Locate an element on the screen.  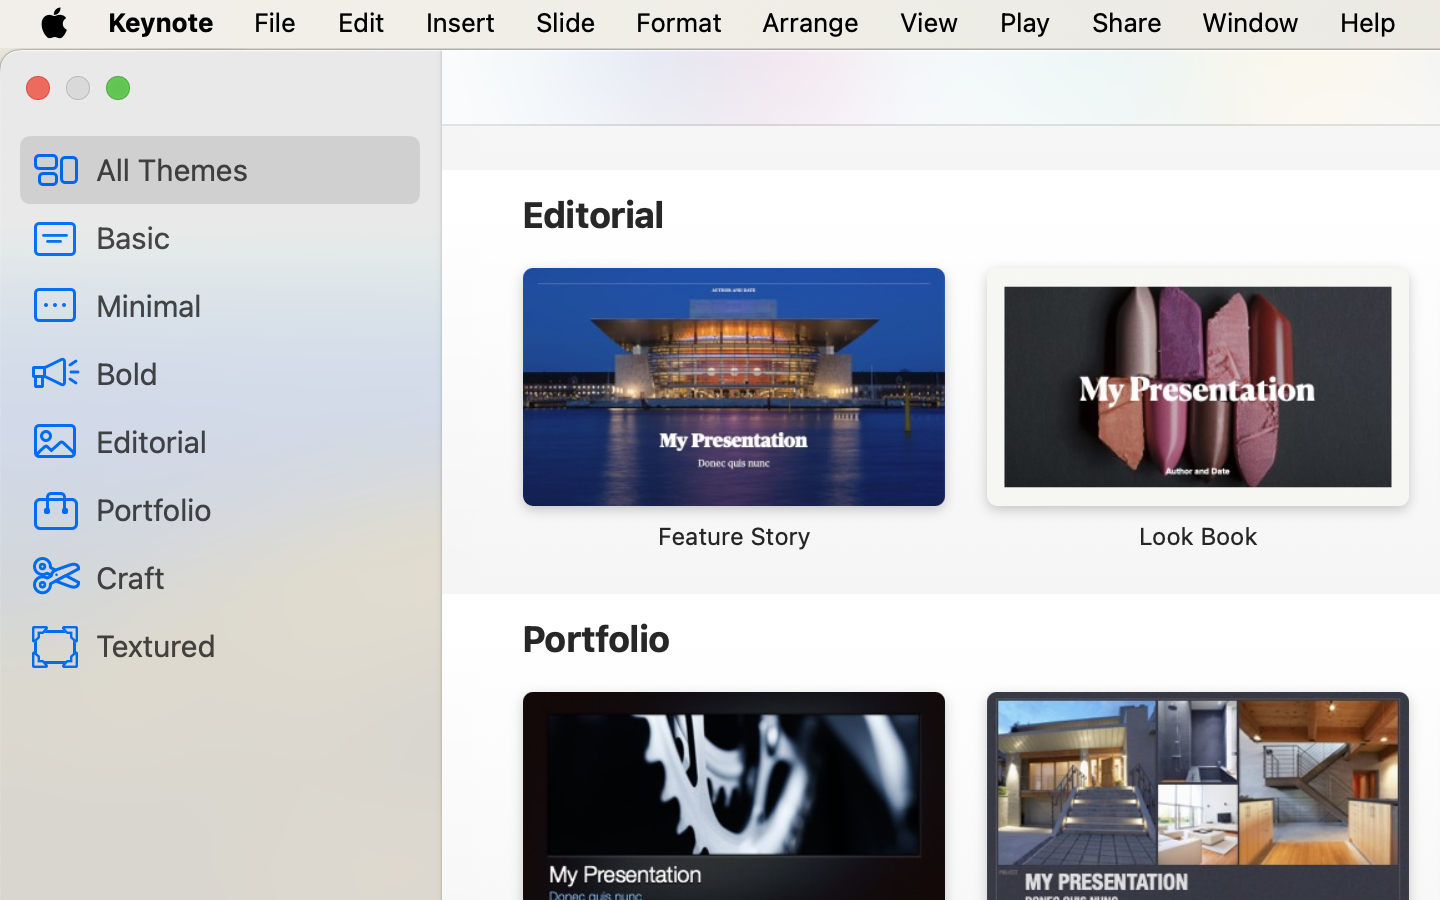
'Textured' is located at coordinates (248, 645).